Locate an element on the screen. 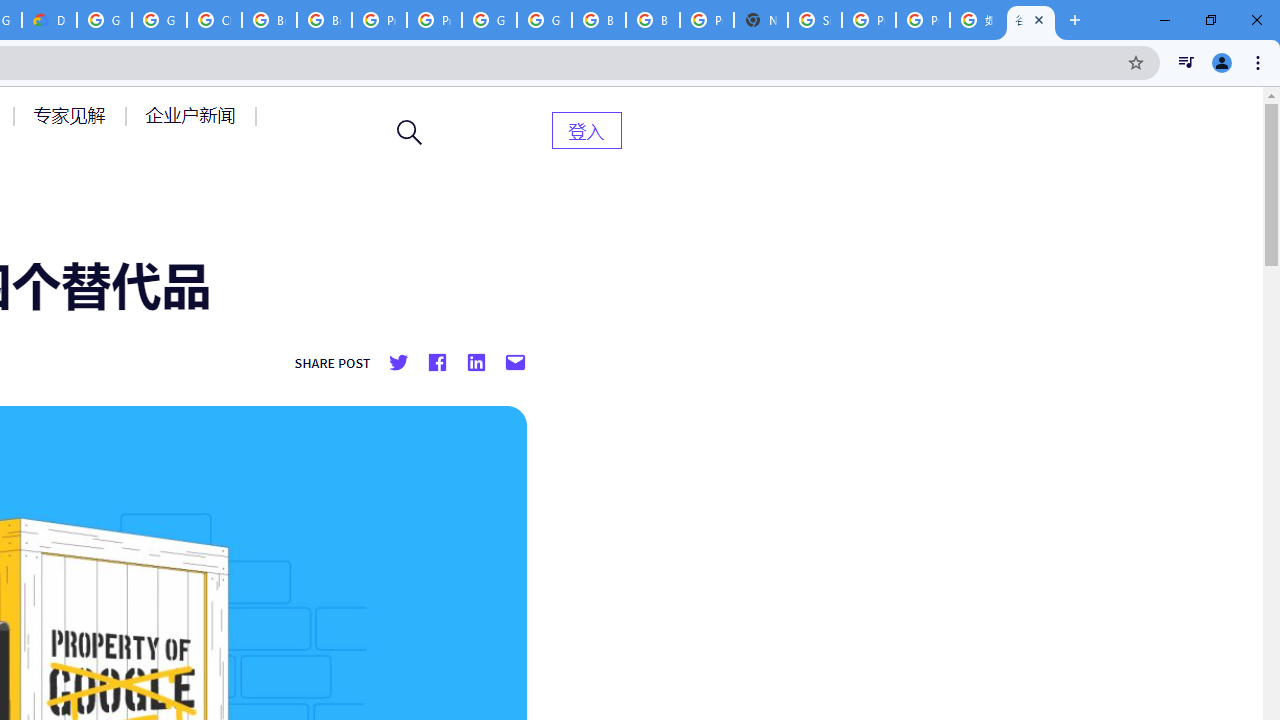  'Share on Linkedin' is located at coordinates (474, 363).